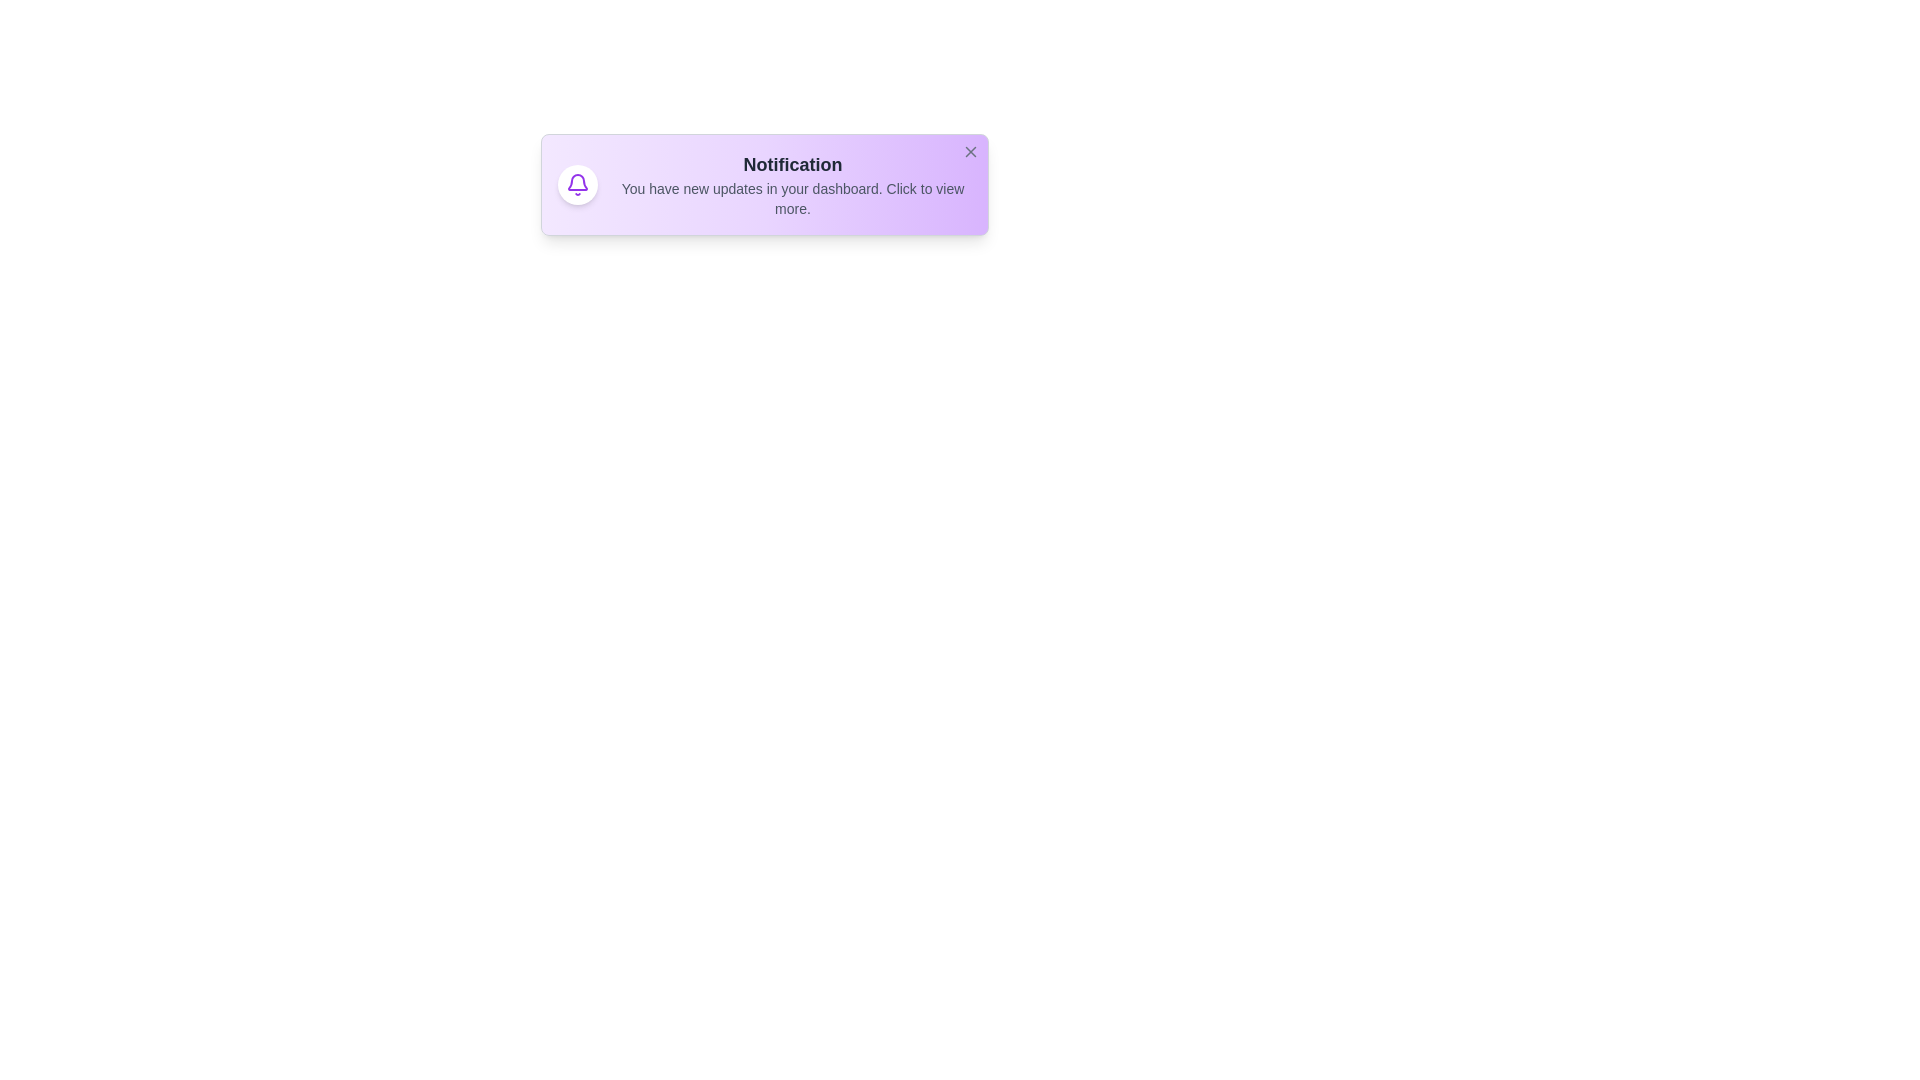  What do you see at coordinates (576, 185) in the screenshot?
I see `the purple bell-shaped notification icon, which is centrally placed within a circular button on the left side of the notification bar` at bounding box center [576, 185].